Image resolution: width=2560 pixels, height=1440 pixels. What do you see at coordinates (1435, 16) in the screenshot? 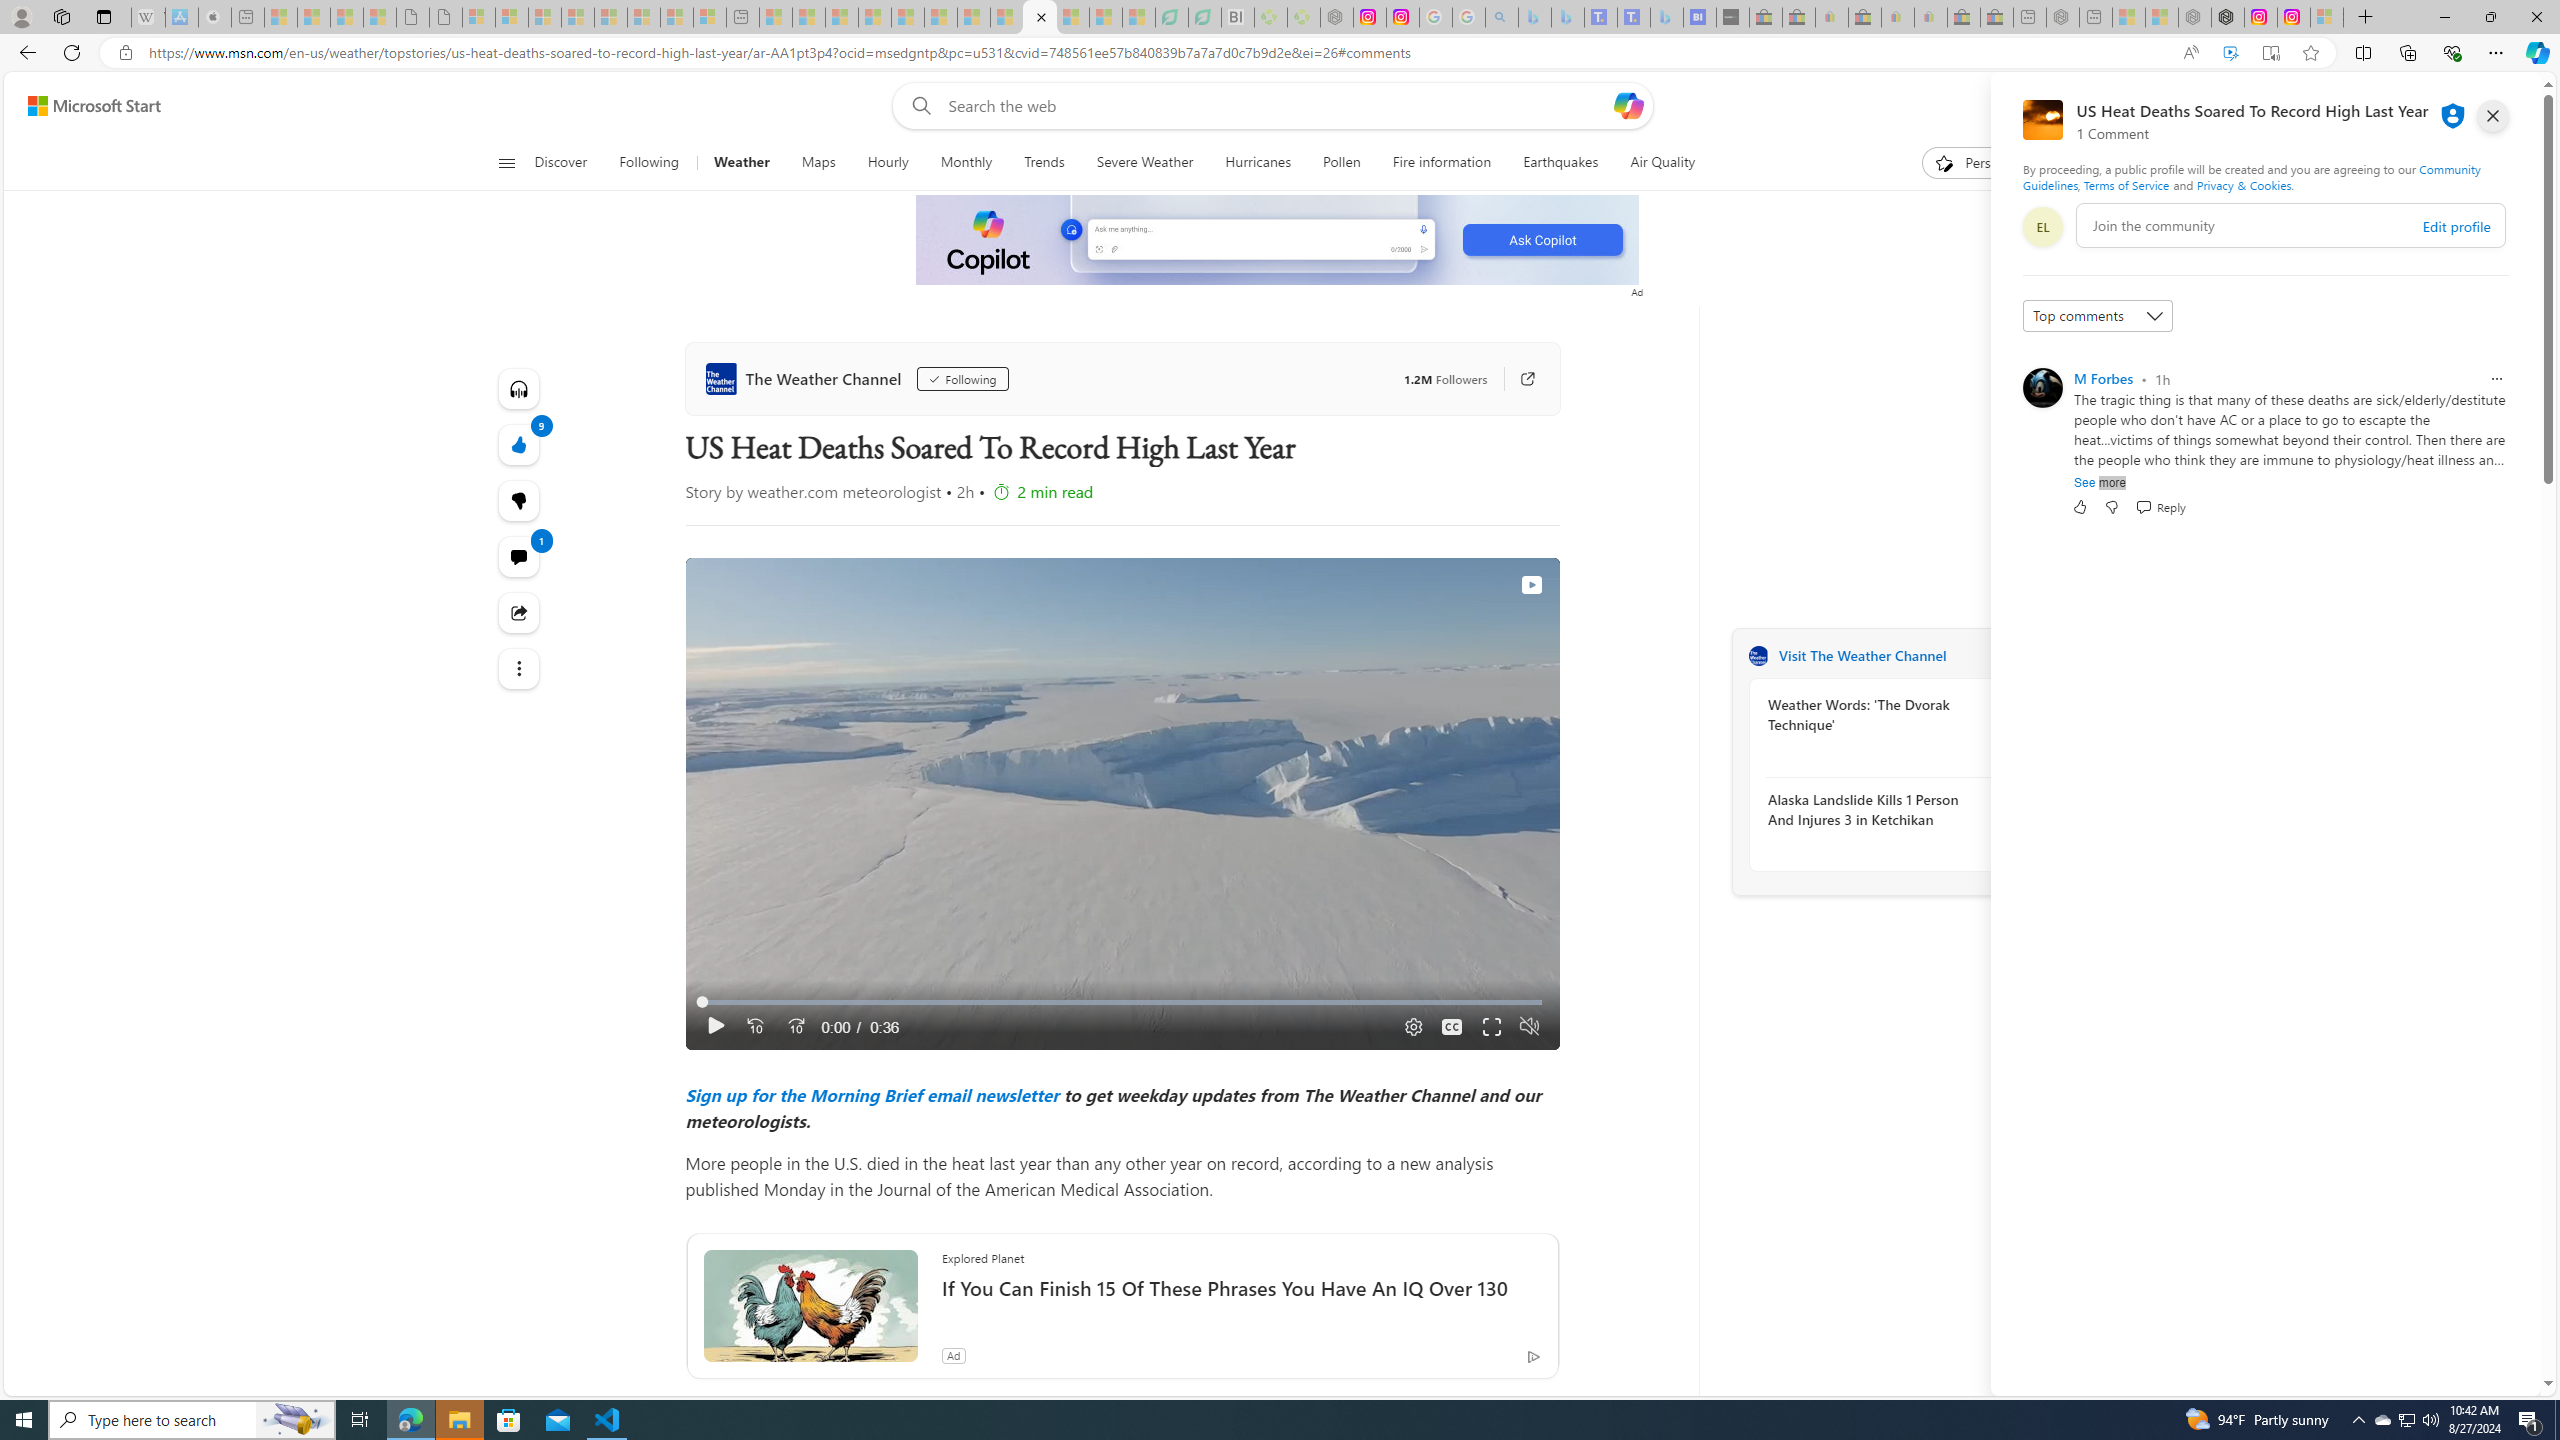
I see `'Safety in Our Products - Google Safety Center - Sleeping'` at bounding box center [1435, 16].